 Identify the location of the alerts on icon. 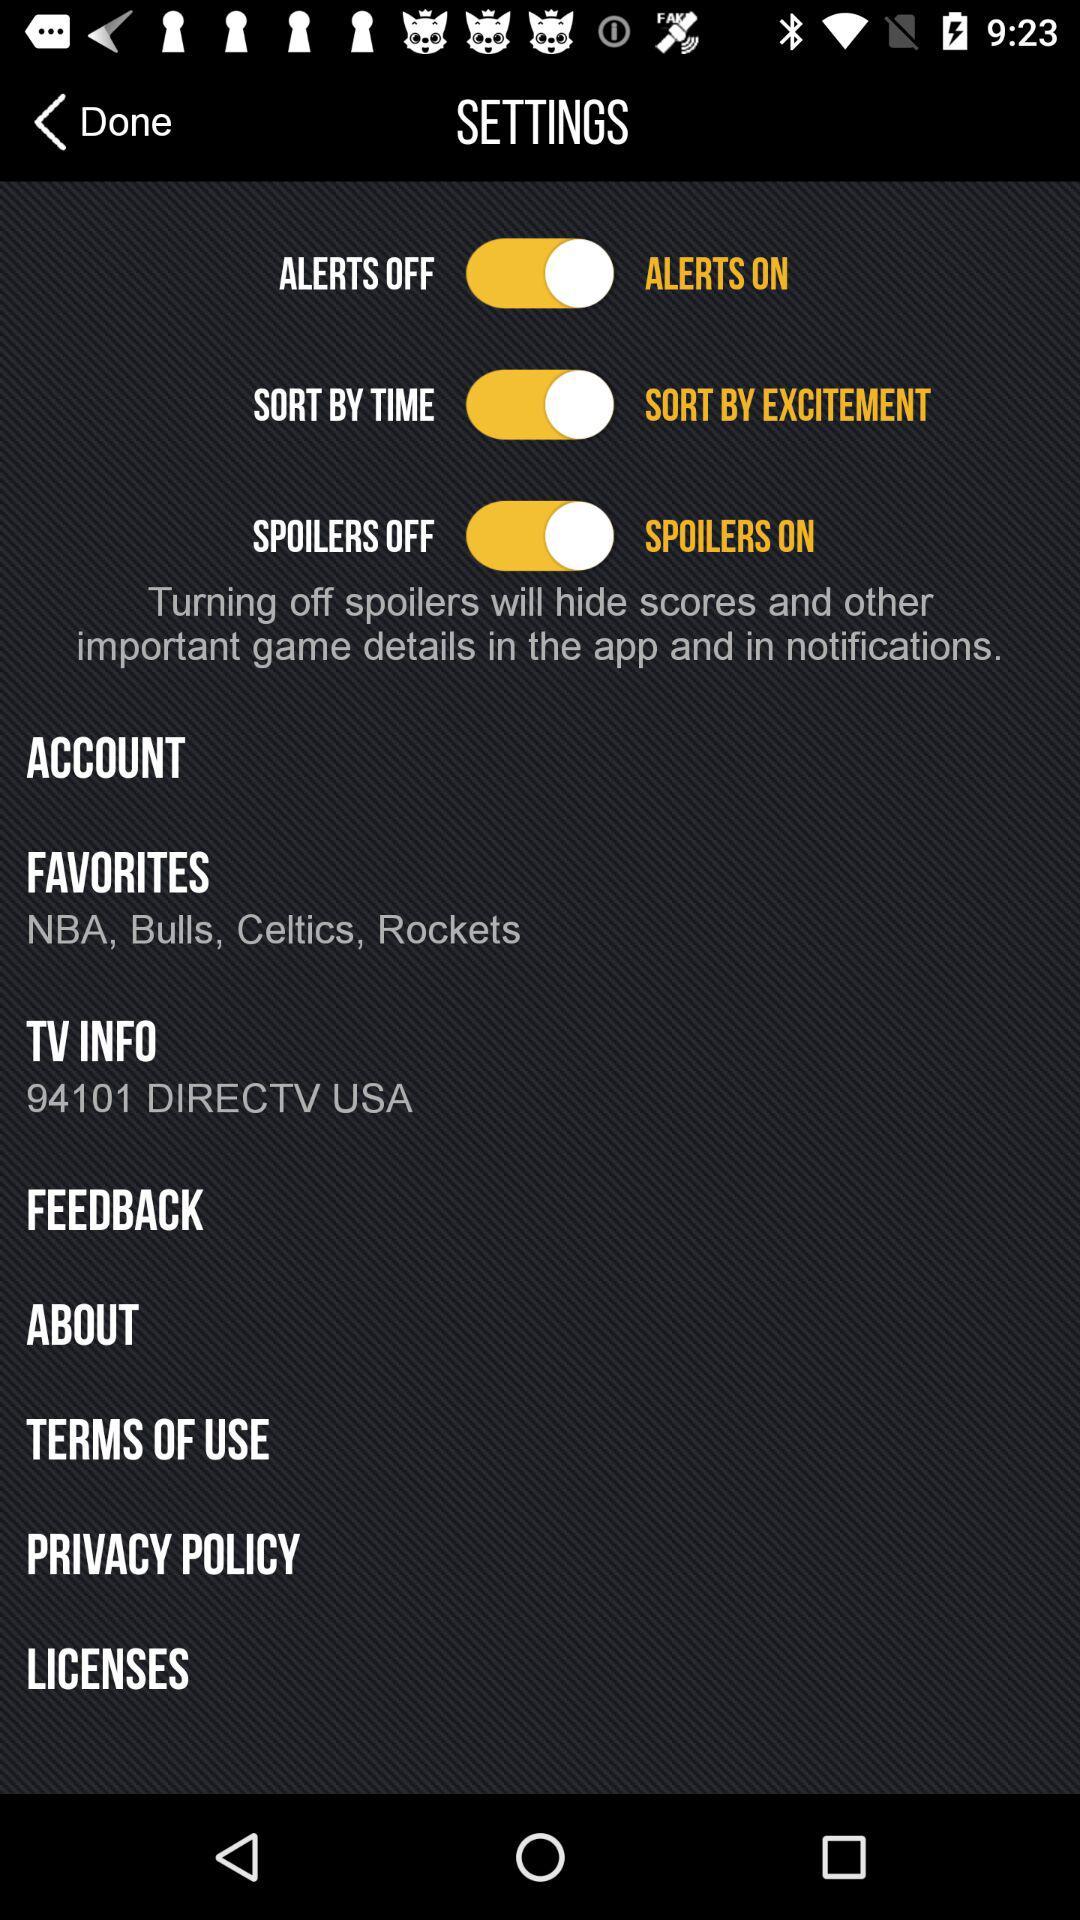
(849, 272).